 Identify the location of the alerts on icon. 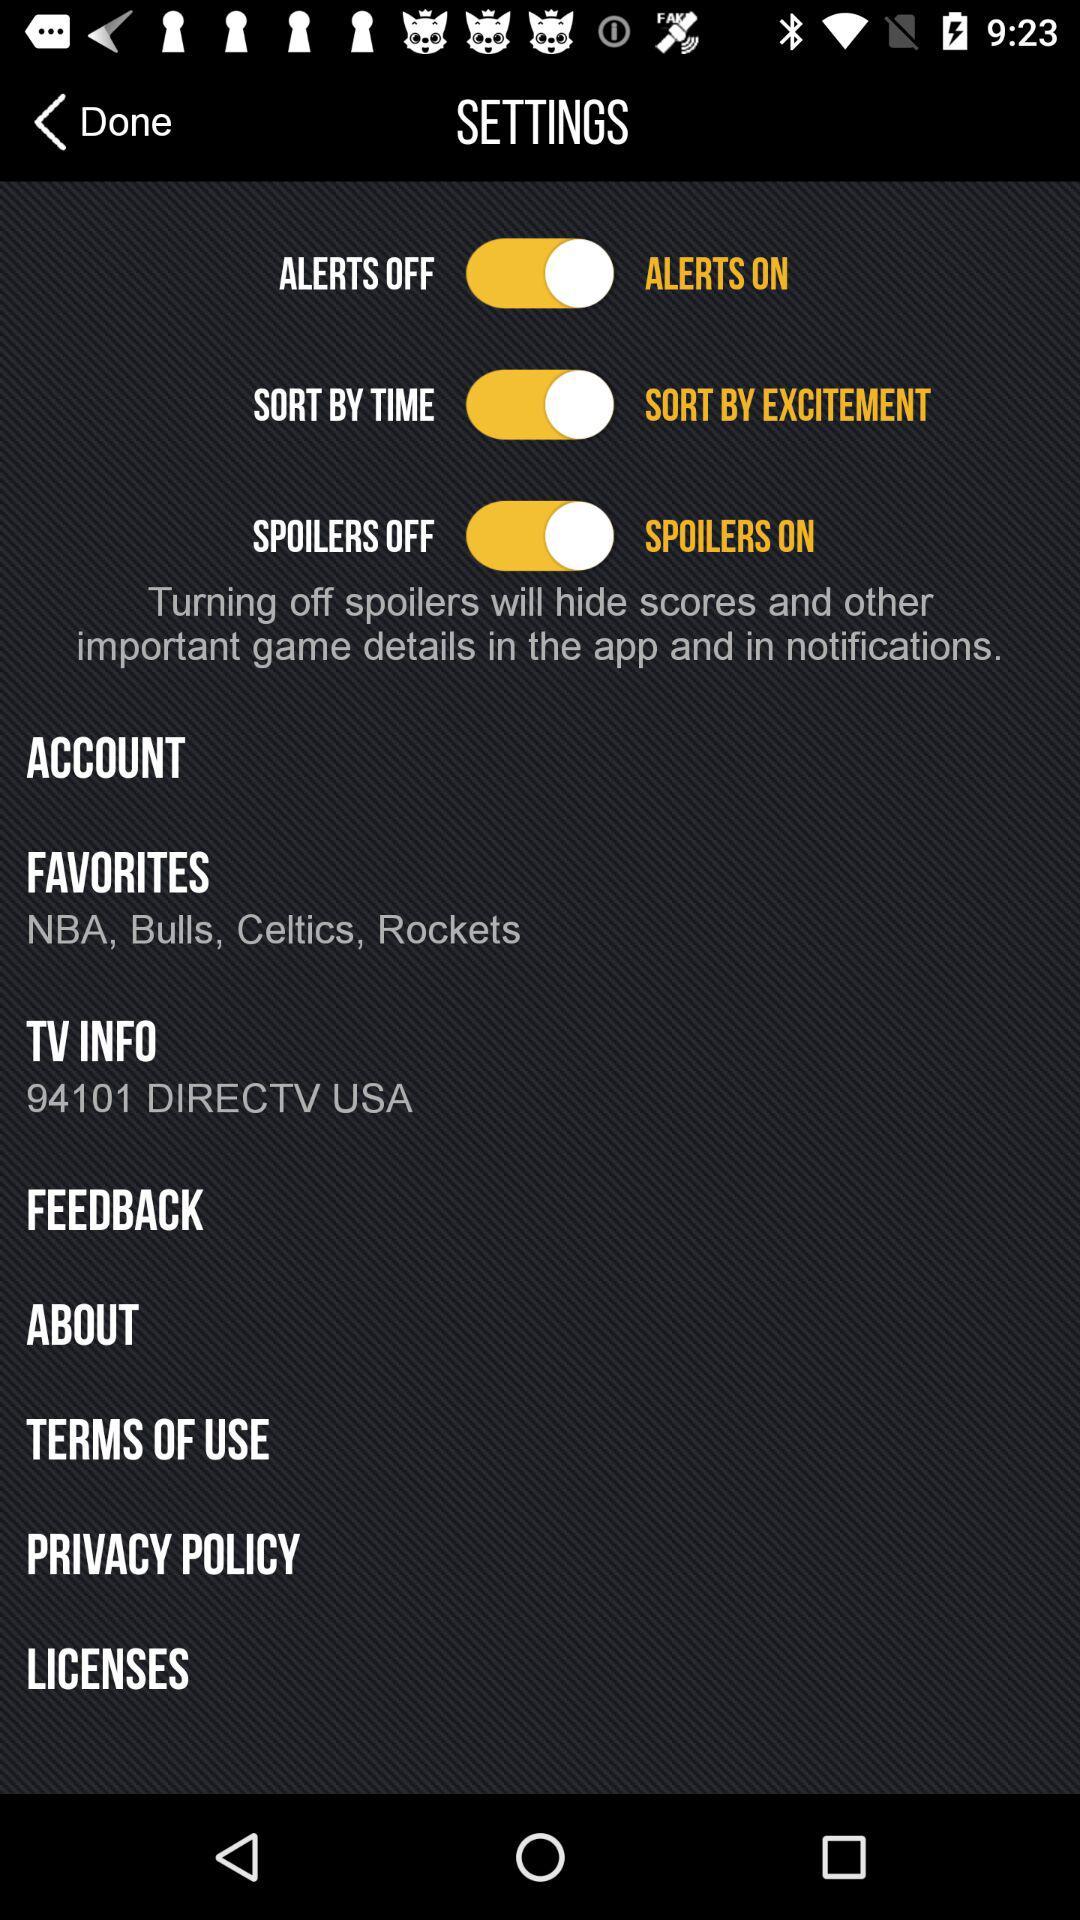
(849, 272).